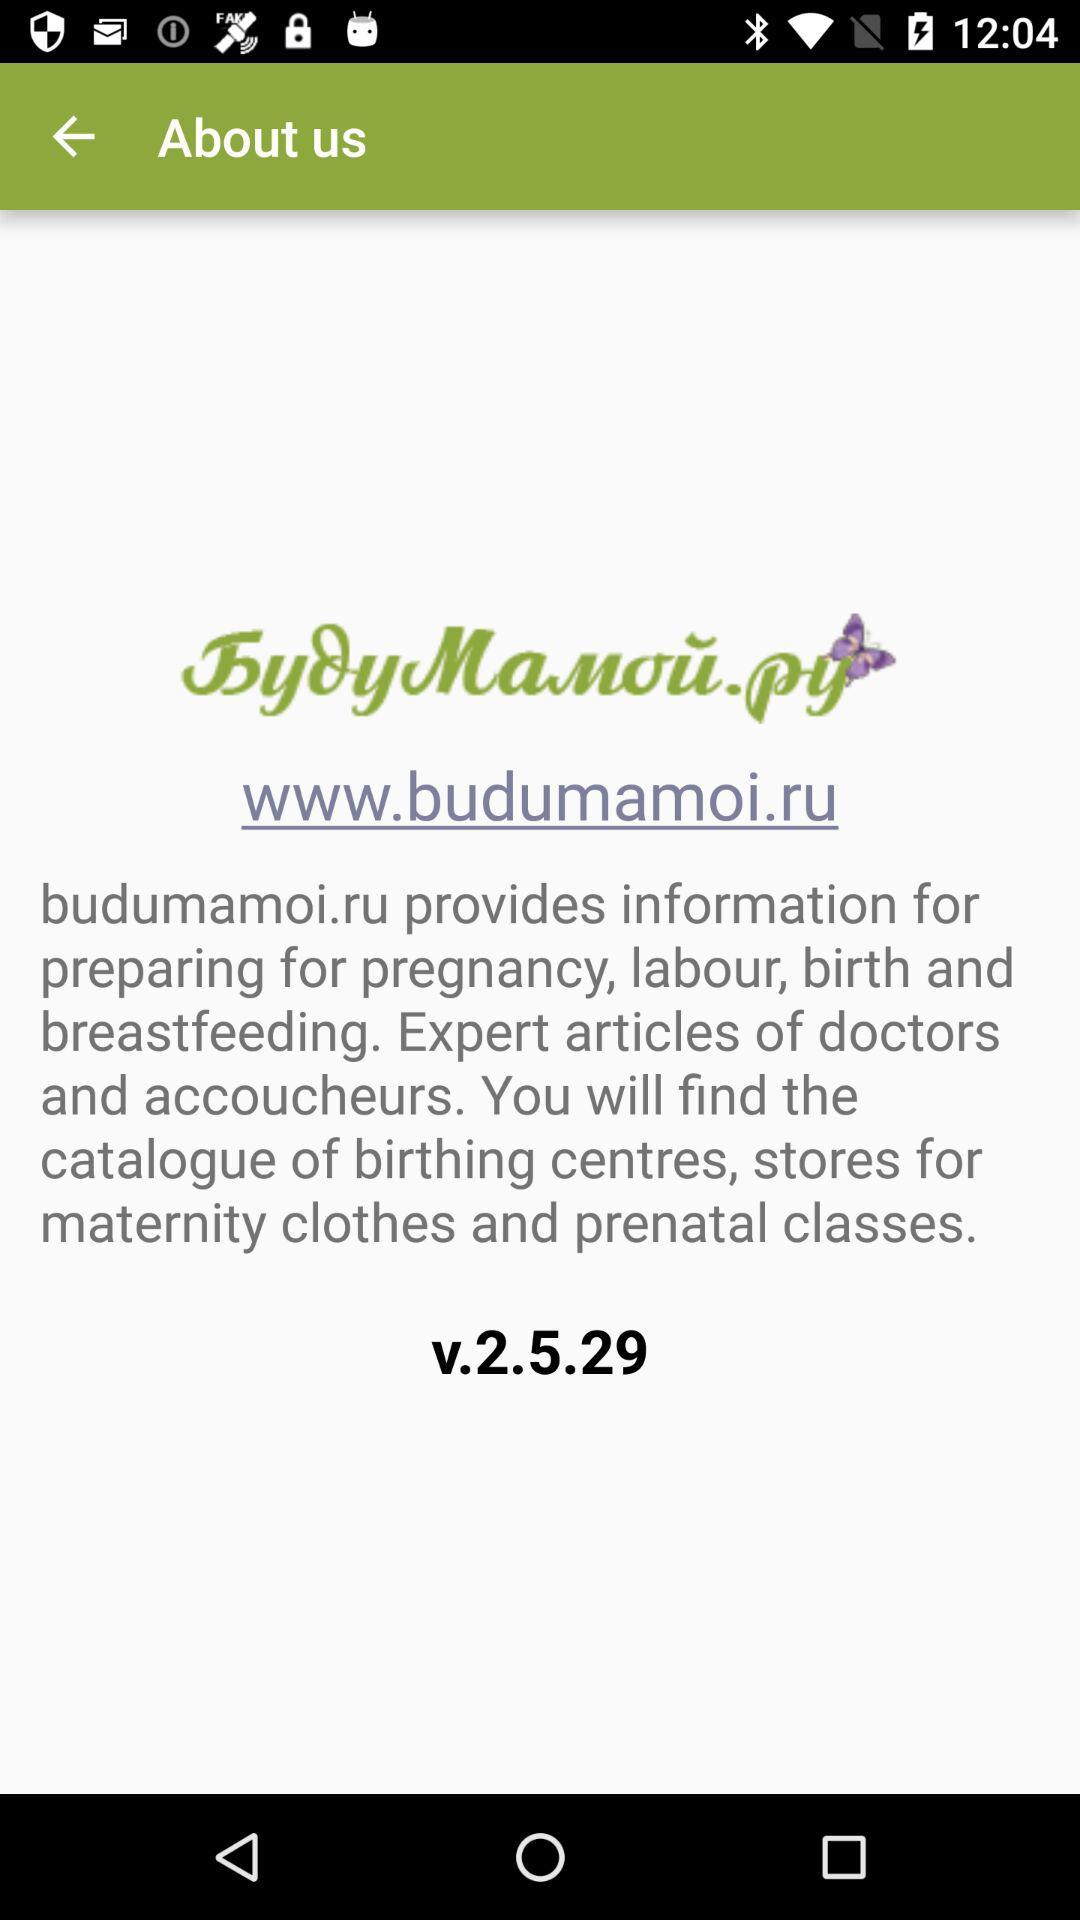 Image resolution: width=1080 pixels, height=1920 pixels. I want to click on the item above the www.budumamoi.ru item, so click(538, 668).